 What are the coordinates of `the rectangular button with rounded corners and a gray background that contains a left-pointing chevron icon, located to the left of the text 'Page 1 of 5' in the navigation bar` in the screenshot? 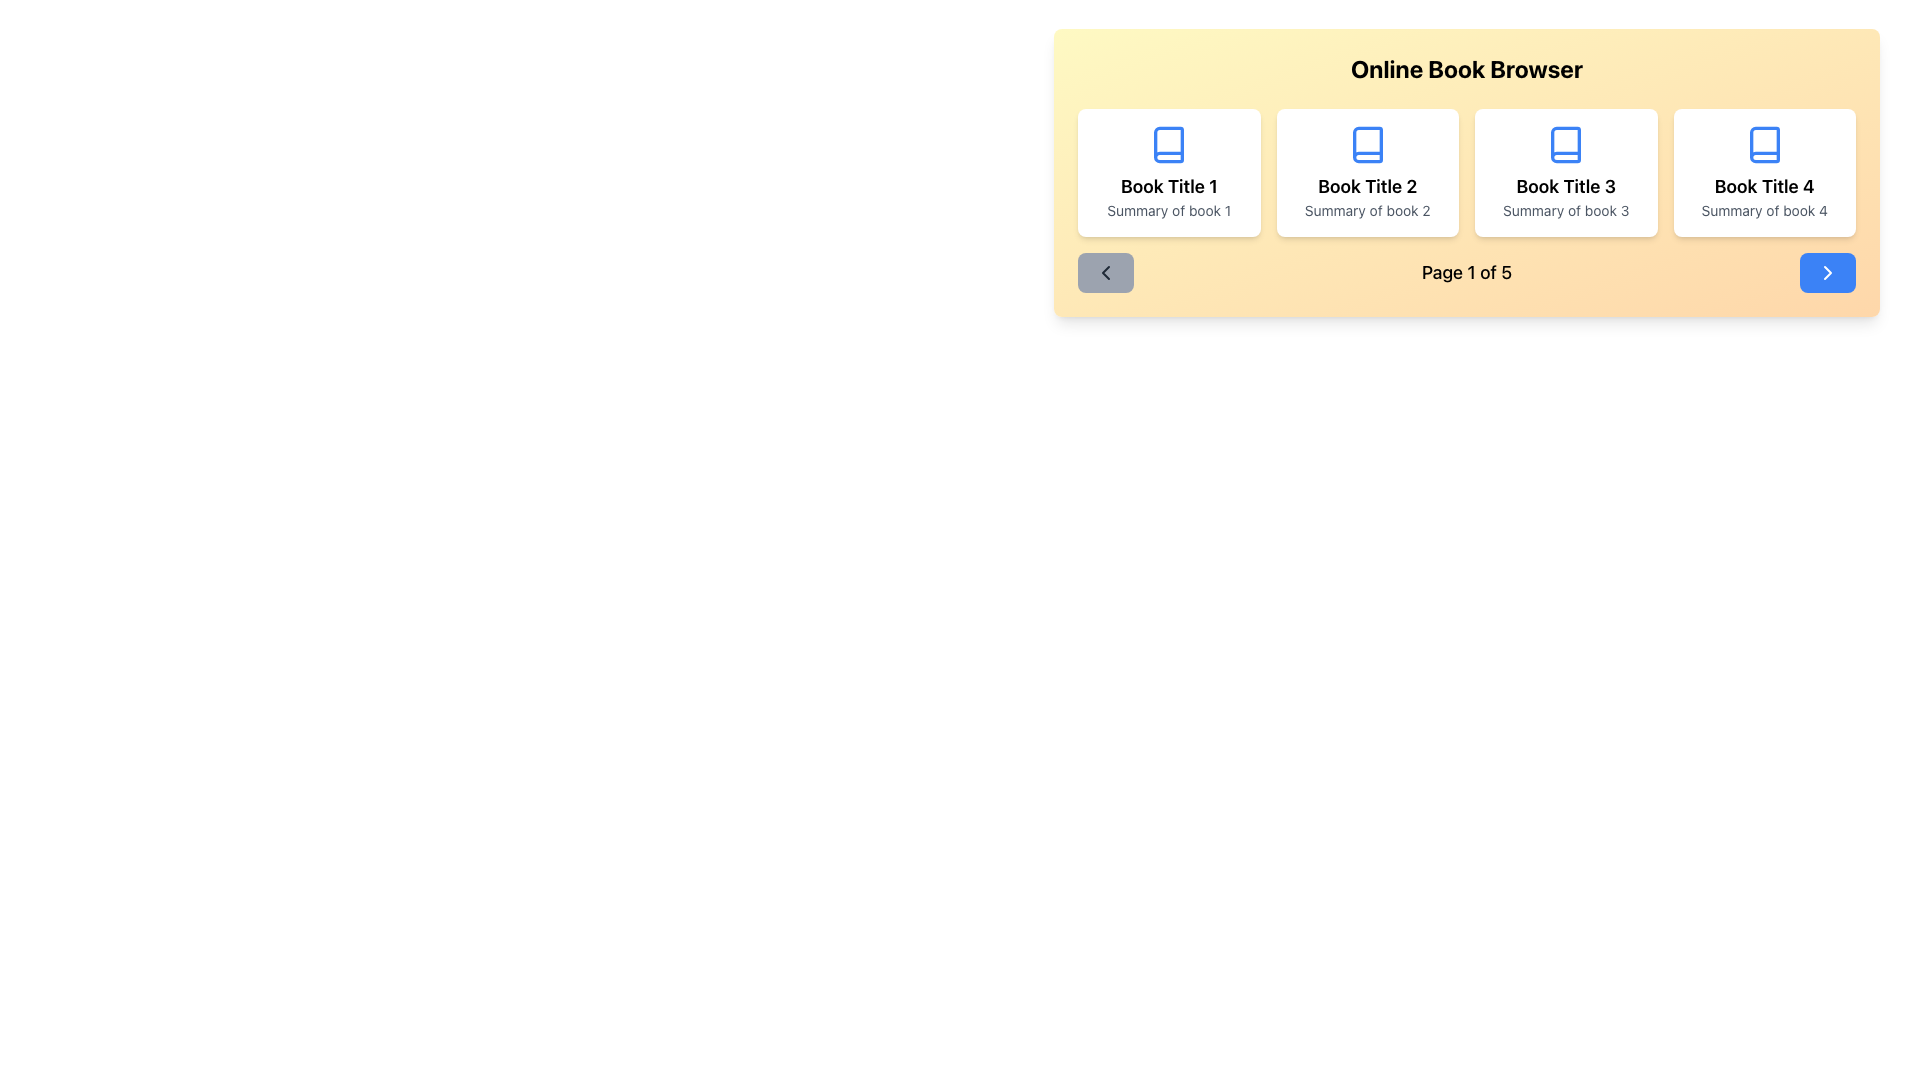 It's located at (1104, 273).